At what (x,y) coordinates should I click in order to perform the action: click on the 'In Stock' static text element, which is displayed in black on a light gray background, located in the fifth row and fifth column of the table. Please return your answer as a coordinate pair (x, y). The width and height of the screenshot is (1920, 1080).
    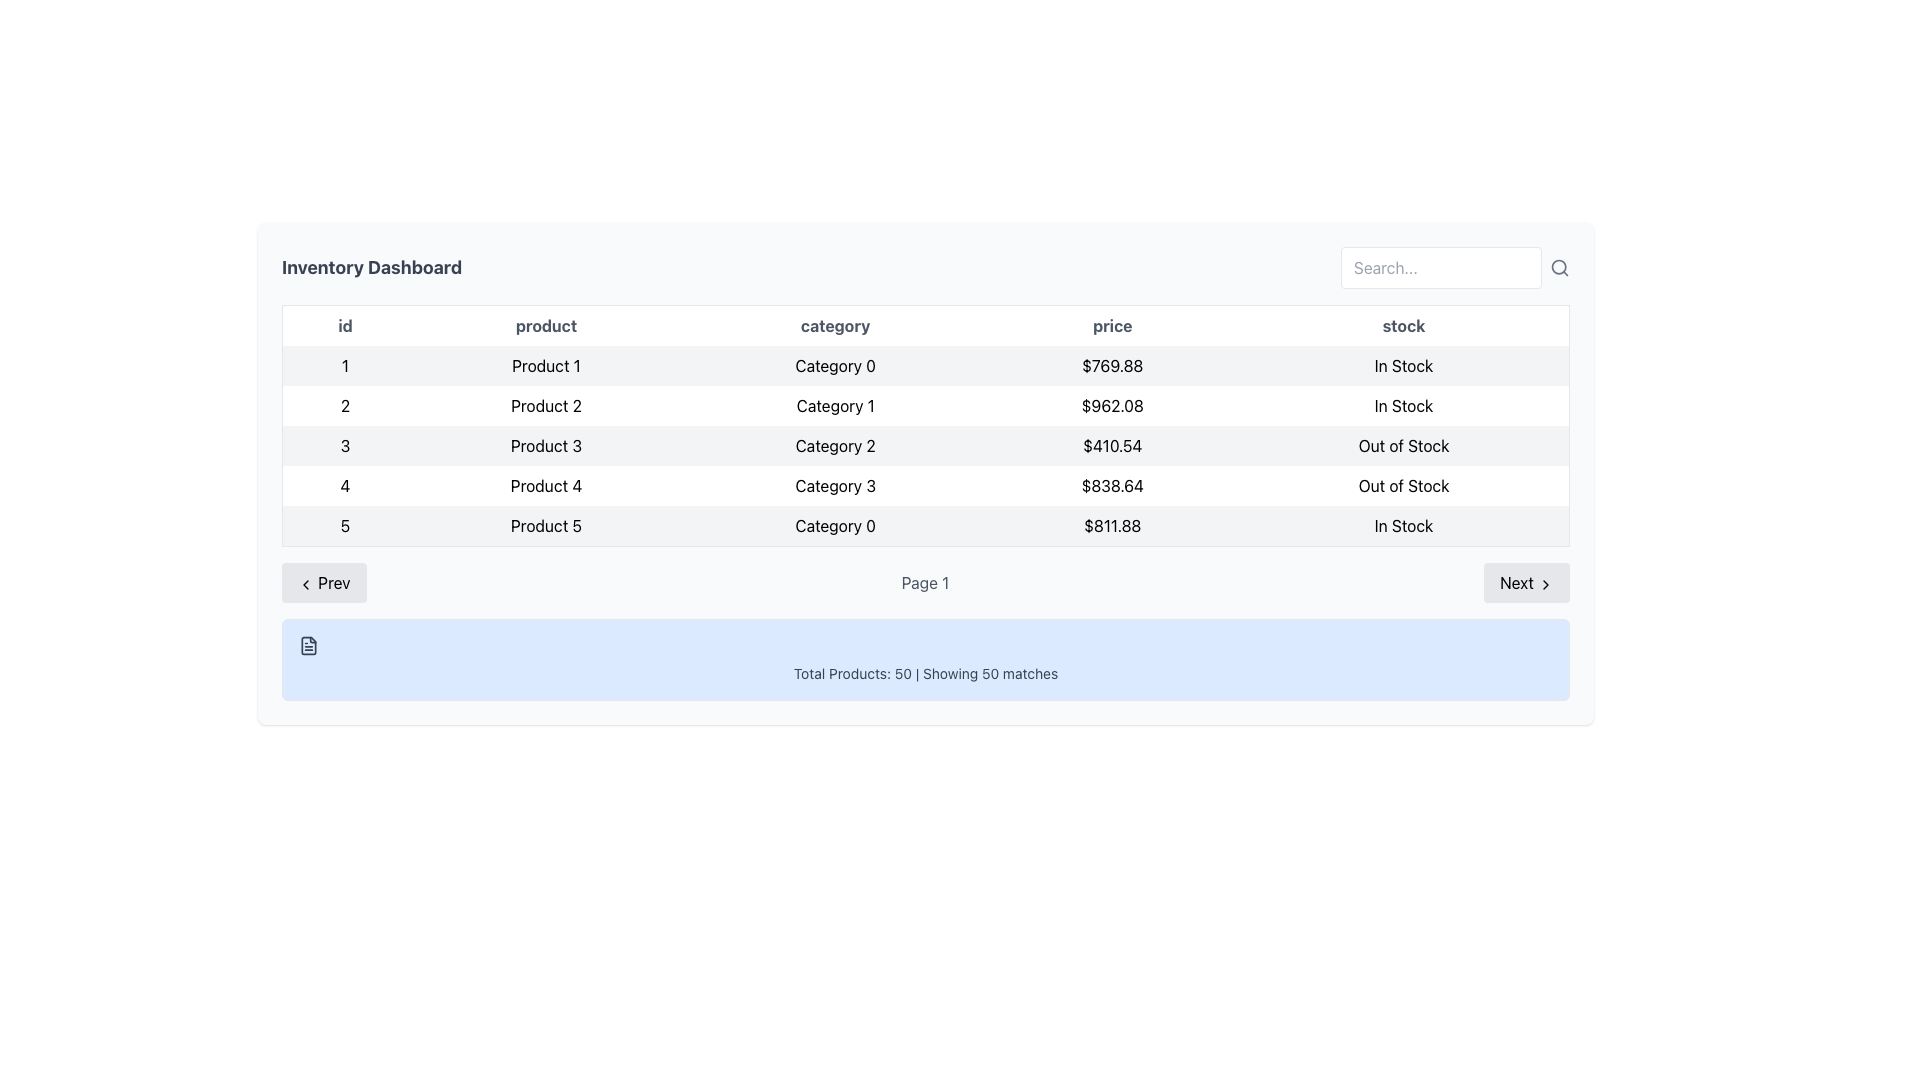
    Looking at the image, I should click on (1403, 525).